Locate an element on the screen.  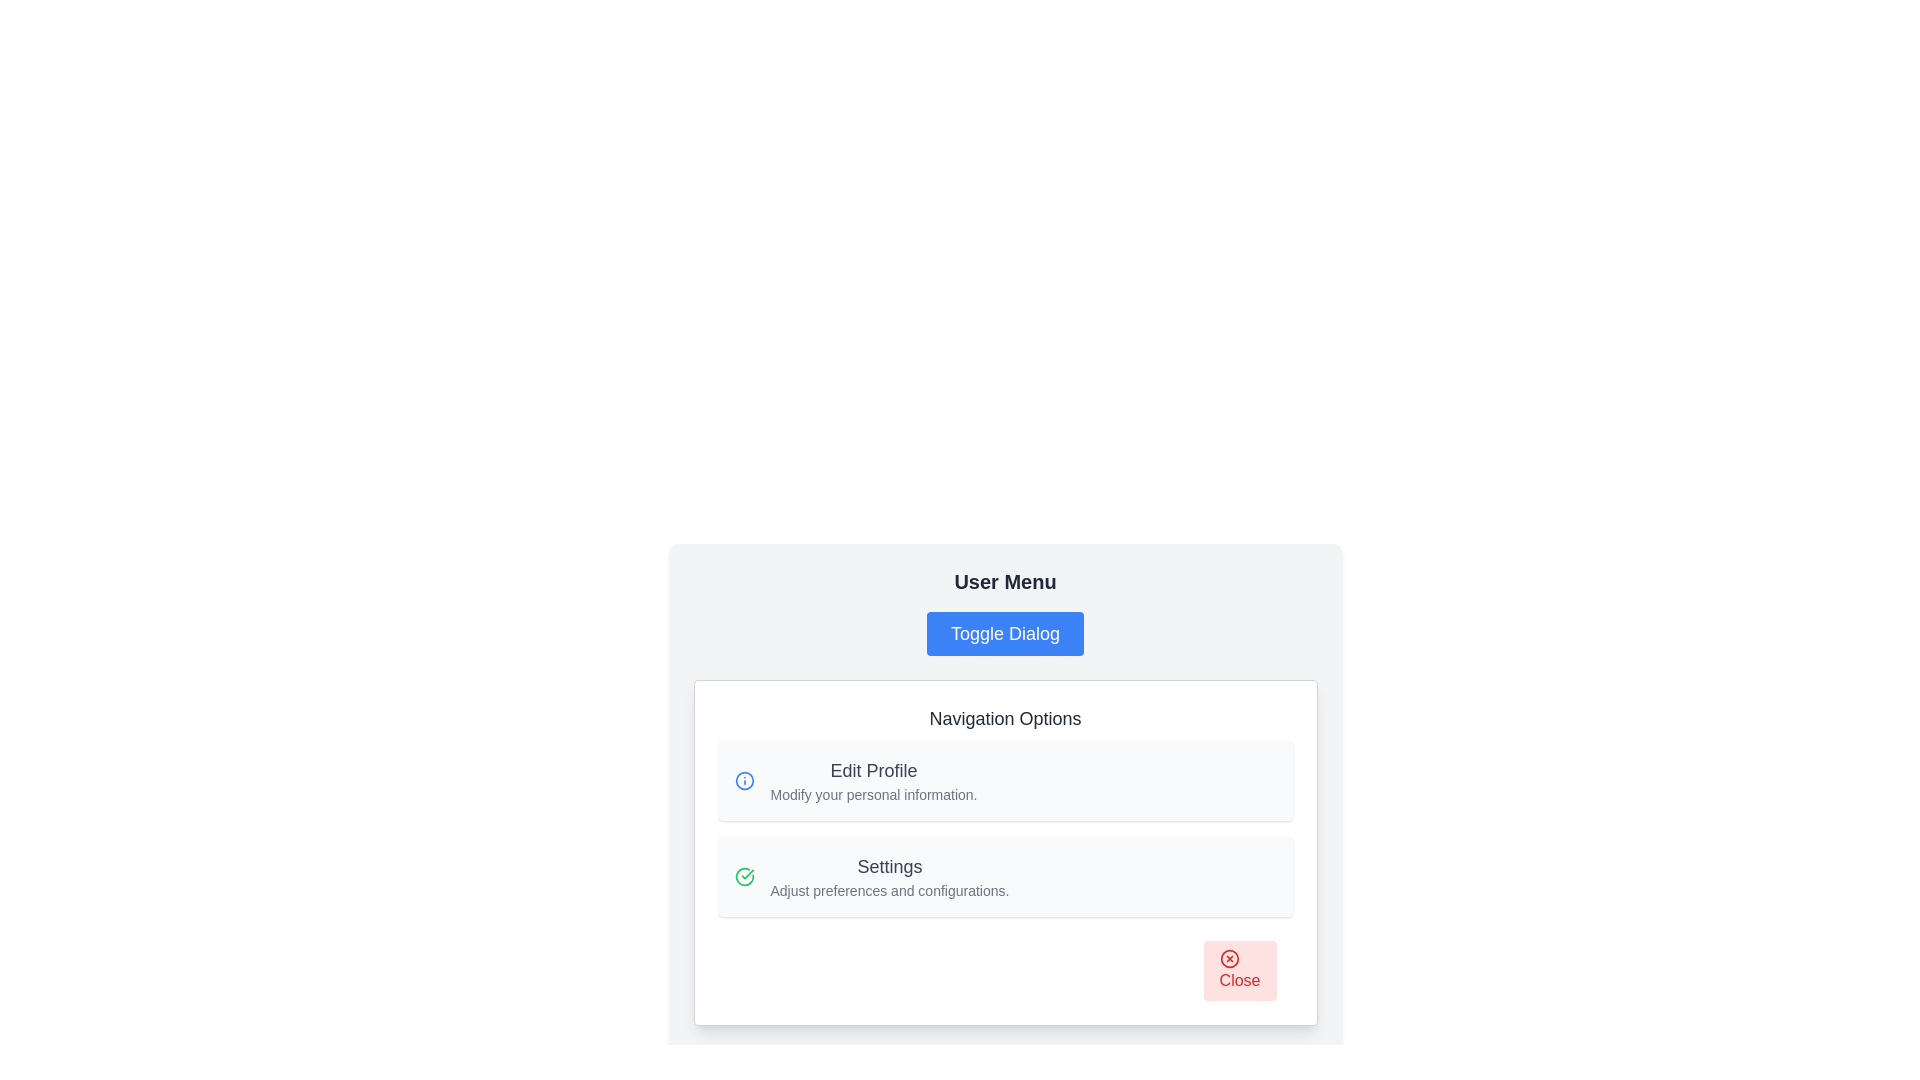
the close button located at the bottom-right of the dialog is located at coordinates (1239, 970).